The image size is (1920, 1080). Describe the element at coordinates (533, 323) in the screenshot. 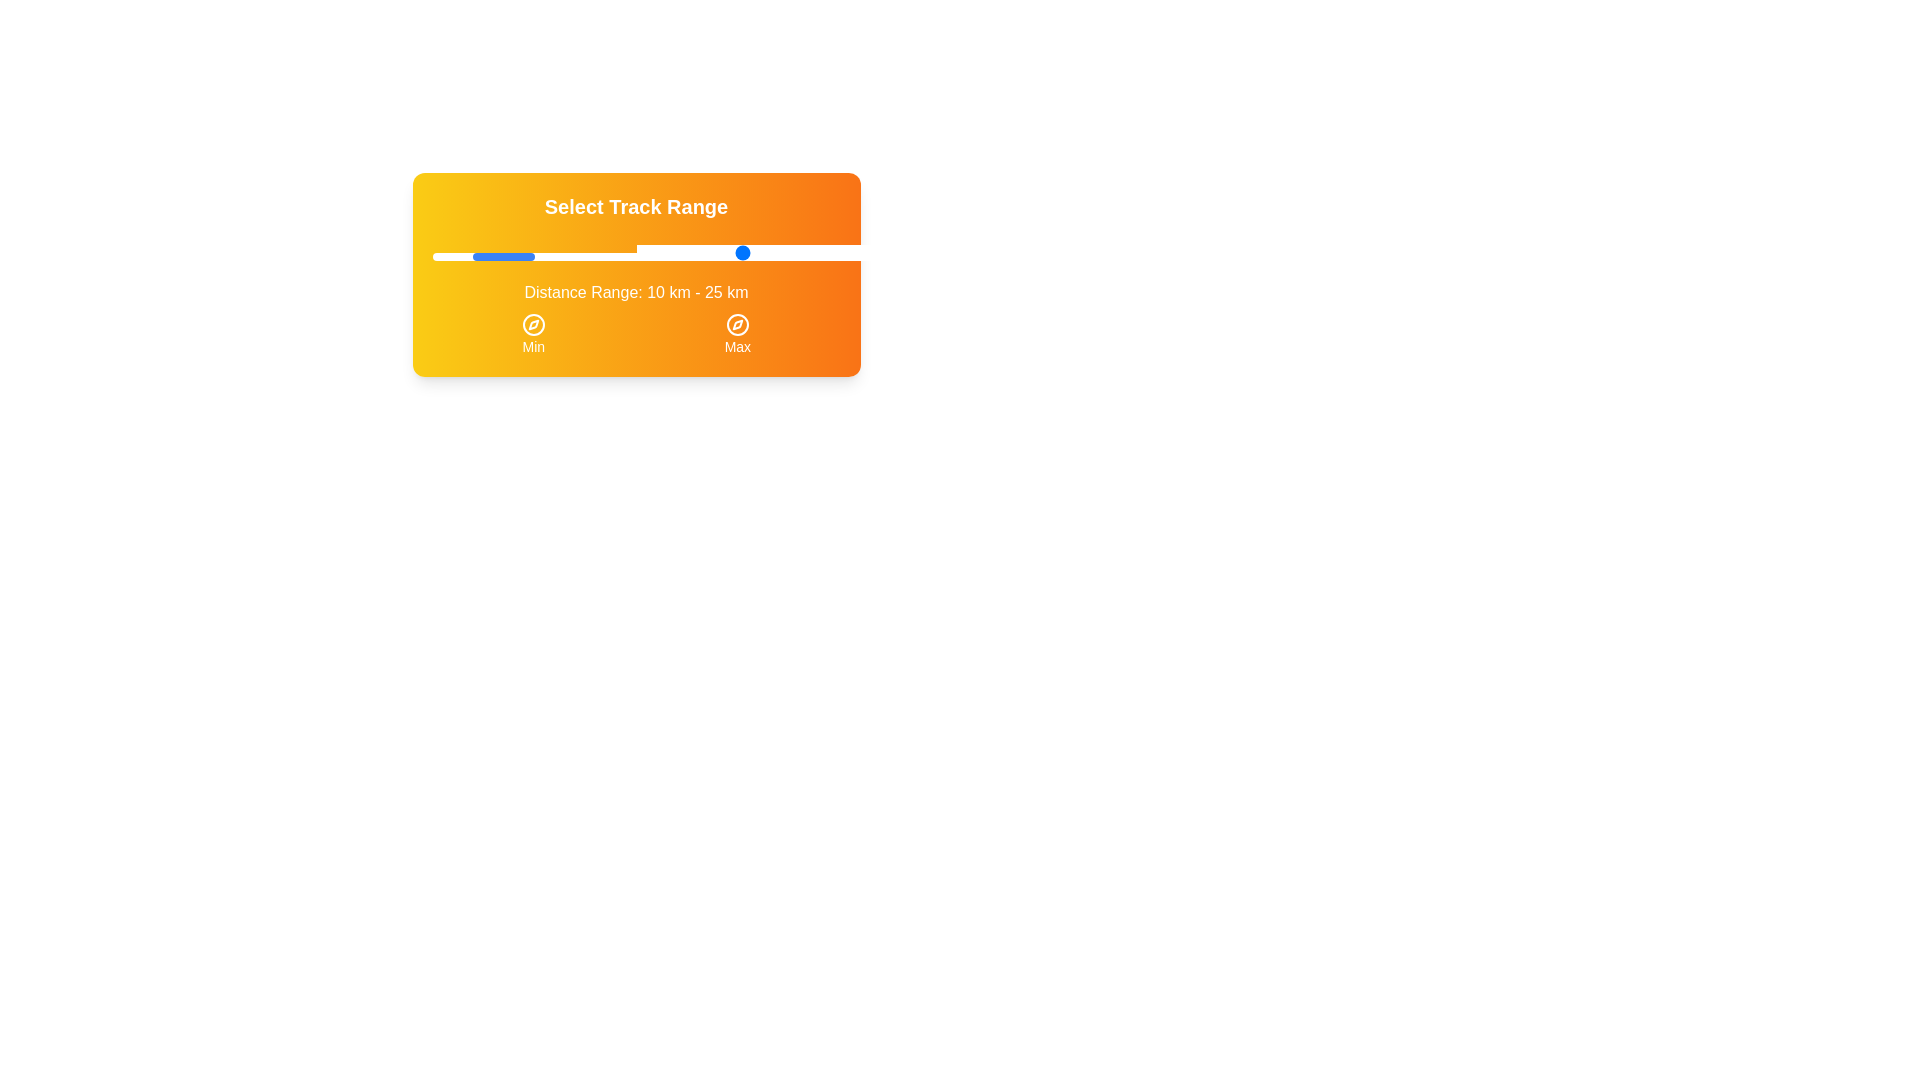

I see `the compass icon, which is an outlined circular shape with a white outline and an orange background, located to the left of the text 'Min' under 'Distance Range: 10 km - 25 km'` at that location.